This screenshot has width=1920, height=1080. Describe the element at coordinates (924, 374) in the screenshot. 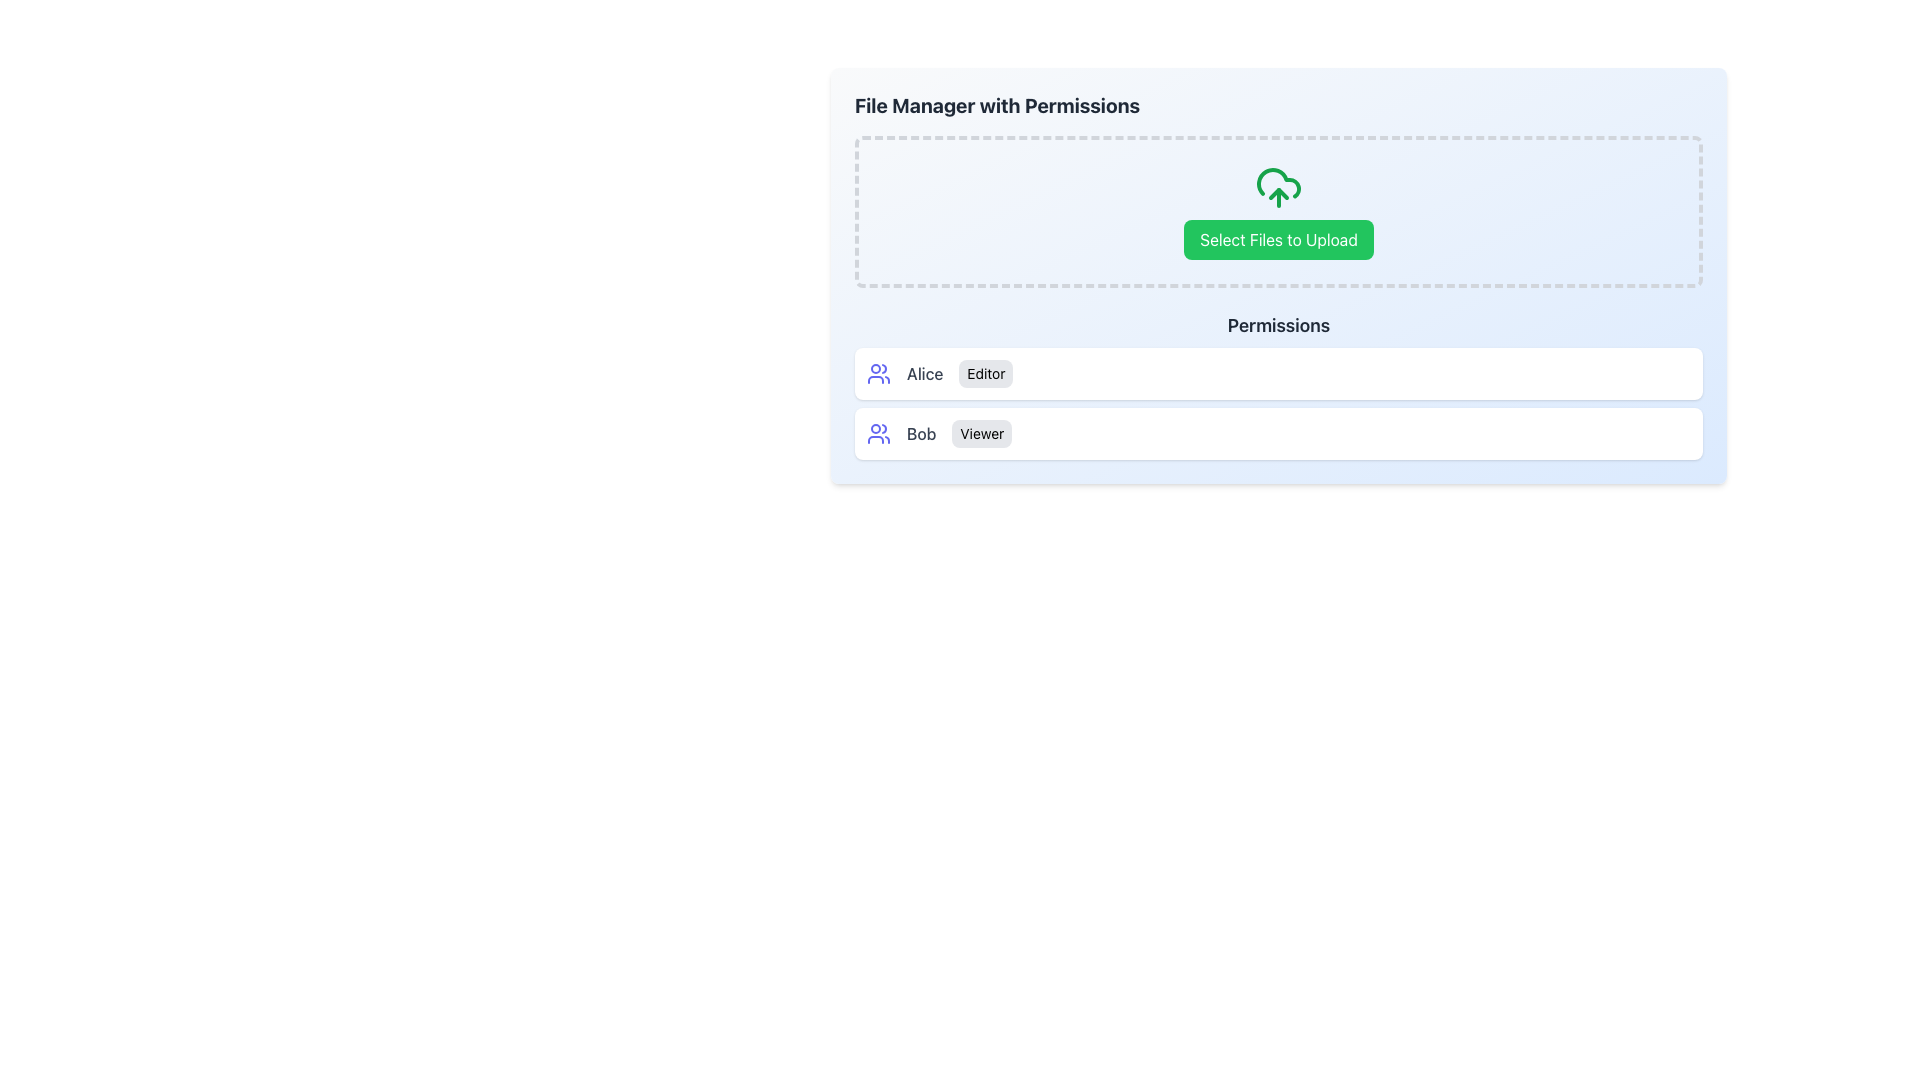

I see `text label displaying 'Alice', which is centrally positioned in a user list alongside an icon and role label` at that location.